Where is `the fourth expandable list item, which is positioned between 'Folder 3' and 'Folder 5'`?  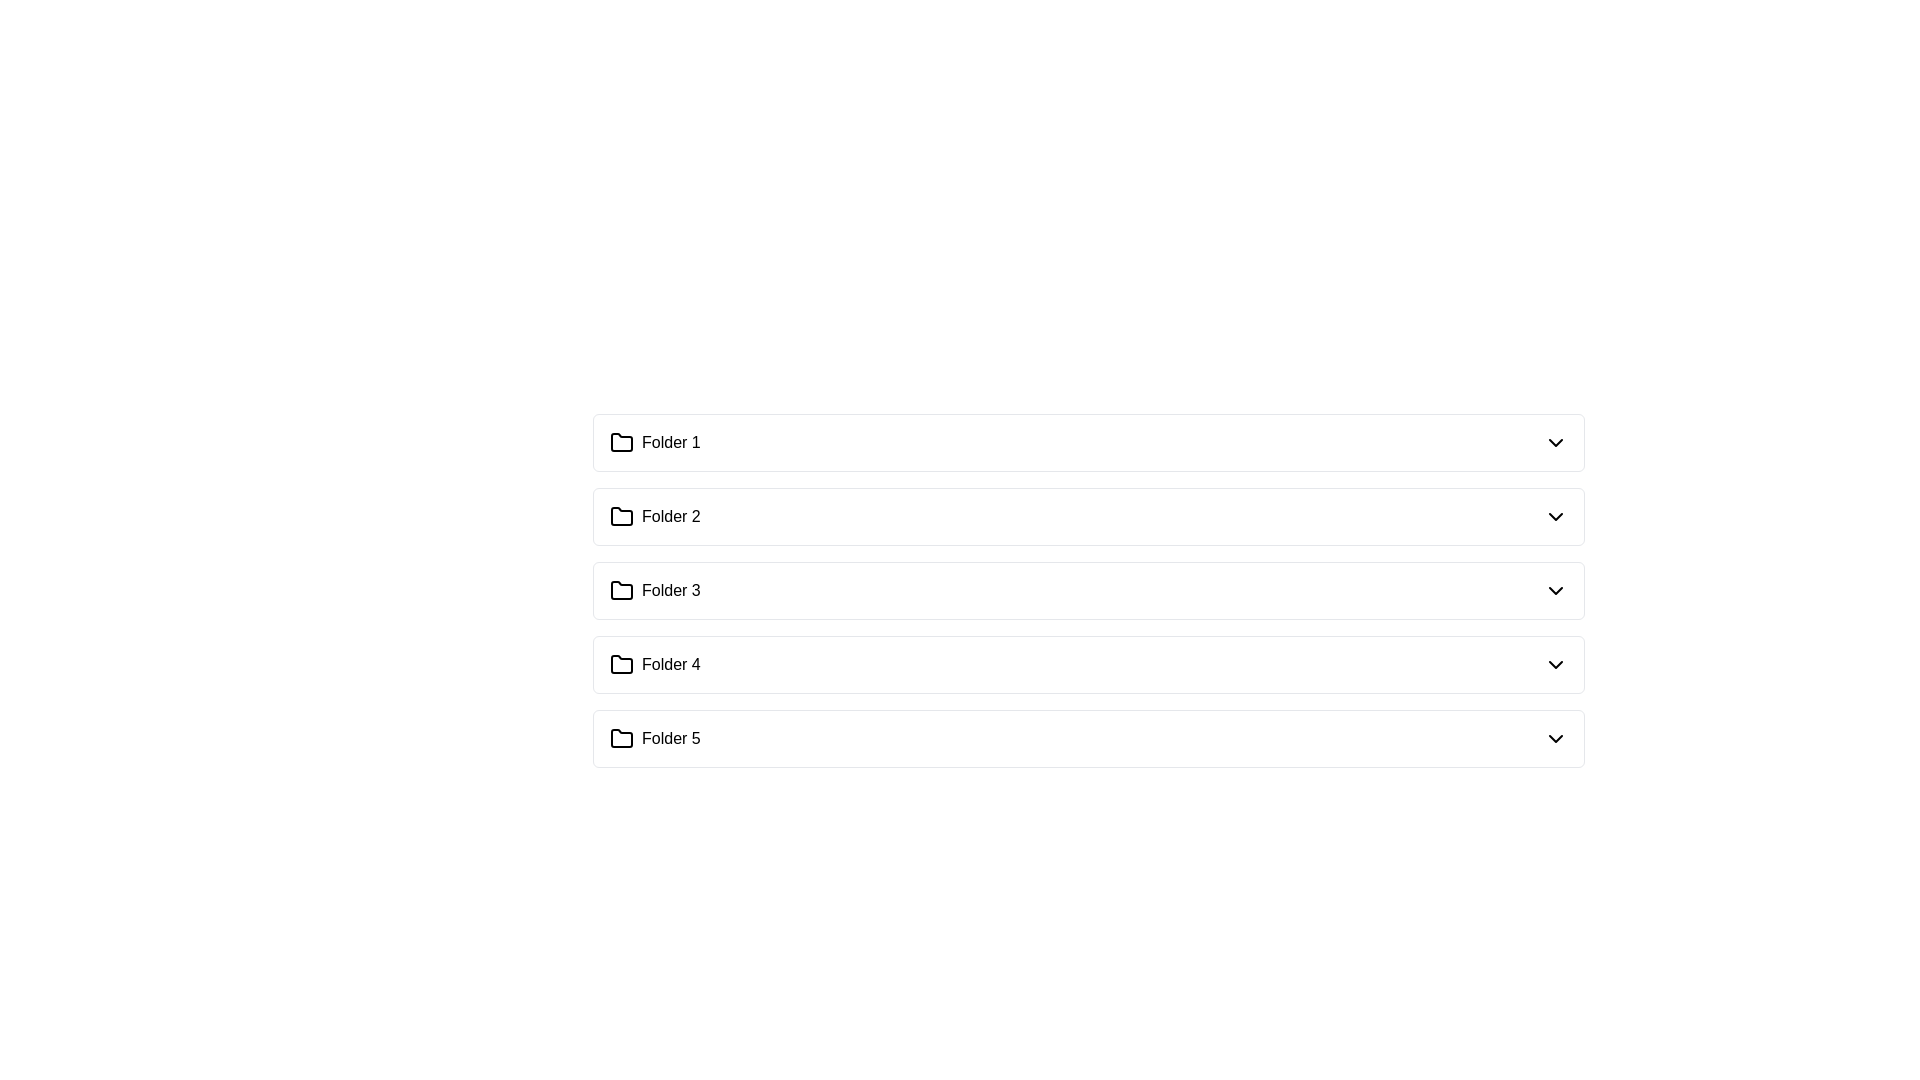 the fourth expandable list item, which is positioned between 'Folder 3' and 'Folder 5' is located at coordinates (1088, 664).